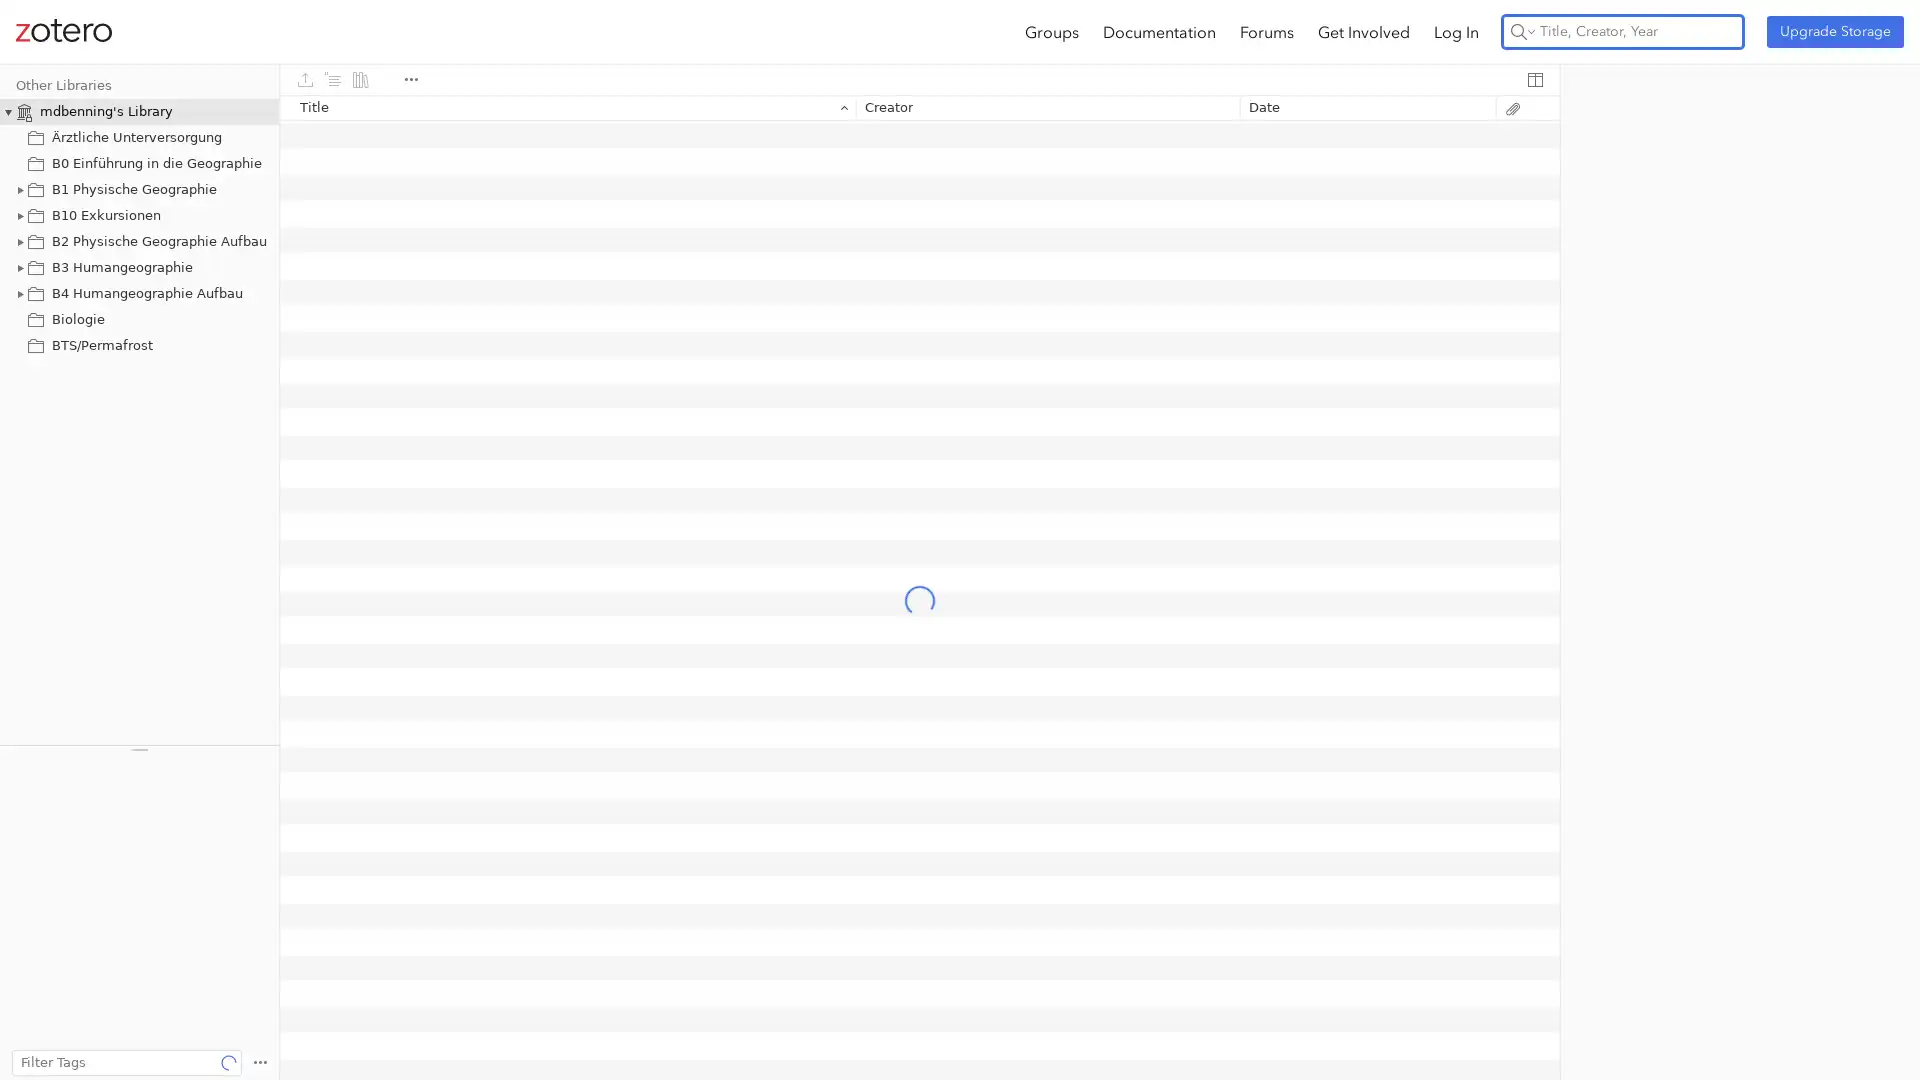  What do you see at coordinates (100, 793) in the screenshot?
I see `bedarfsgerechte Versorgung` at bounding box center [100, 793].